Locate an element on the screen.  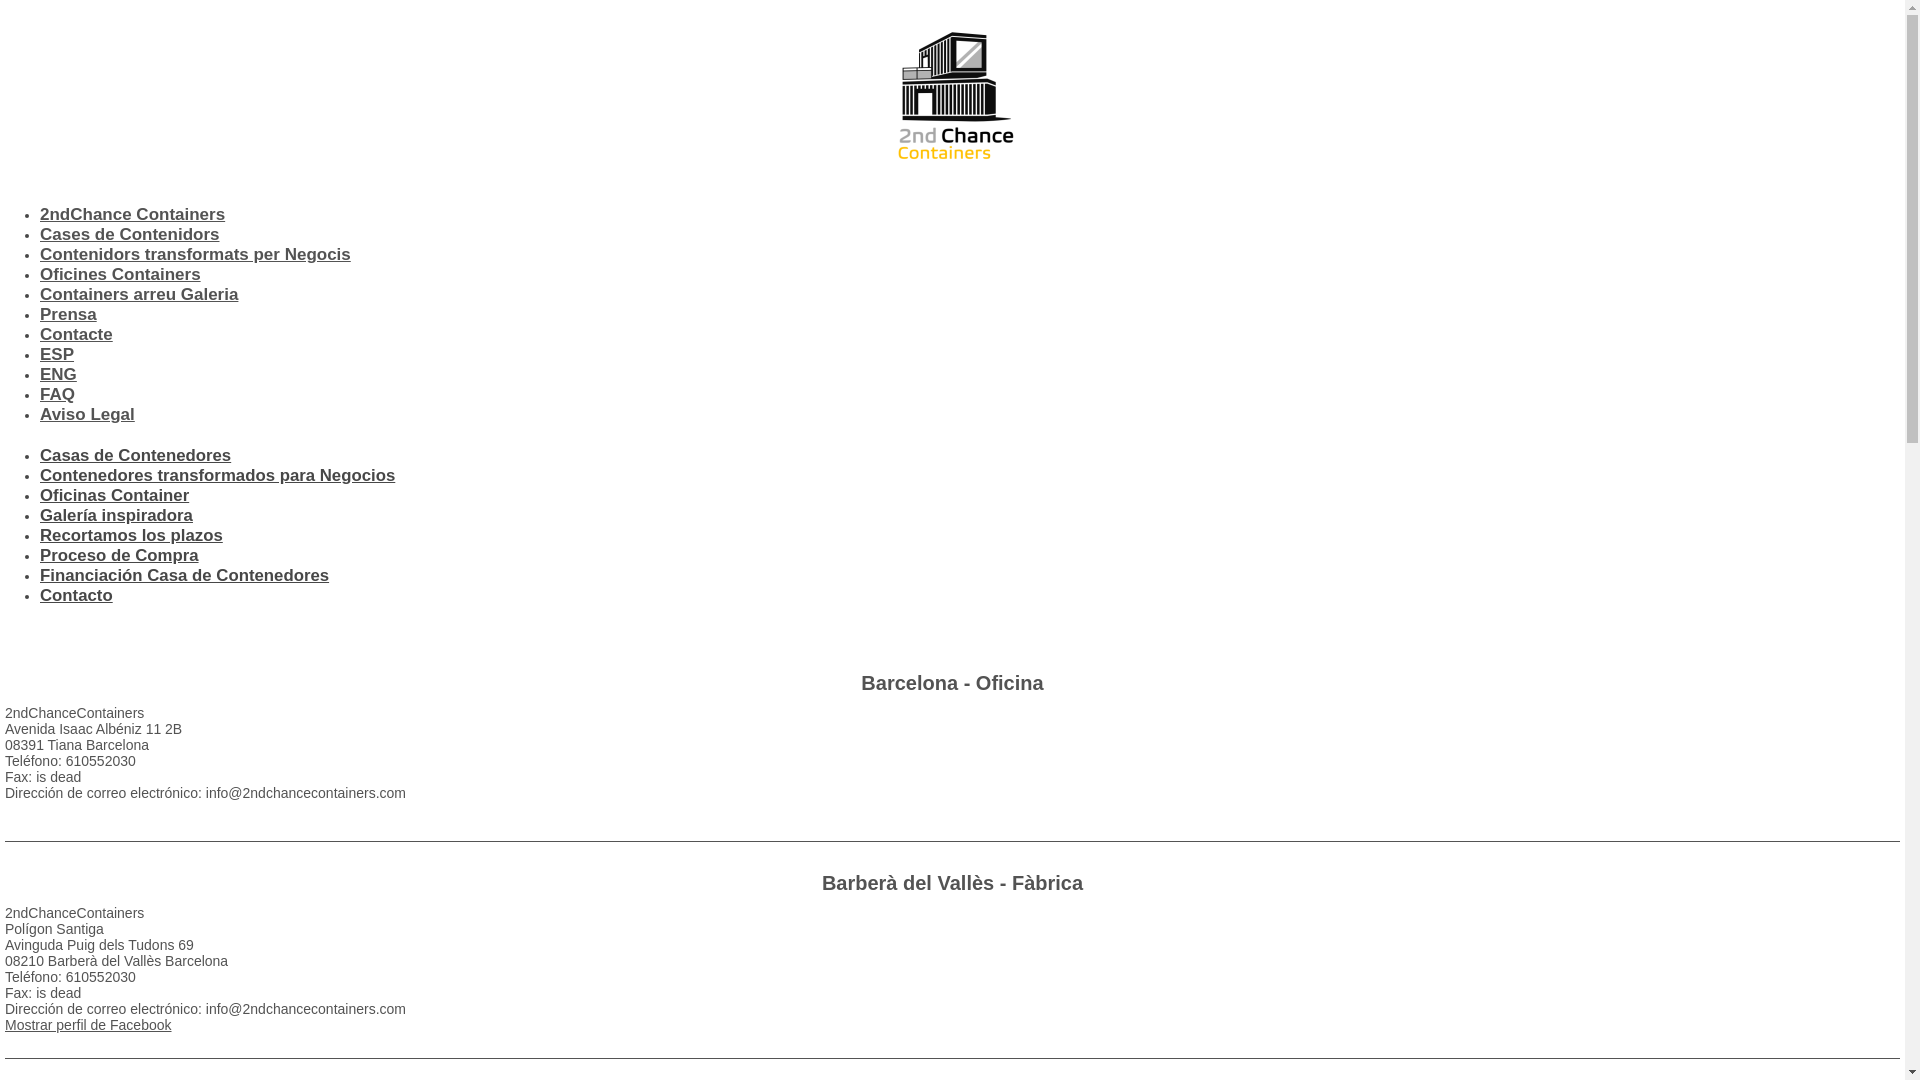
'ESP' is located at coordinates (39, 353).